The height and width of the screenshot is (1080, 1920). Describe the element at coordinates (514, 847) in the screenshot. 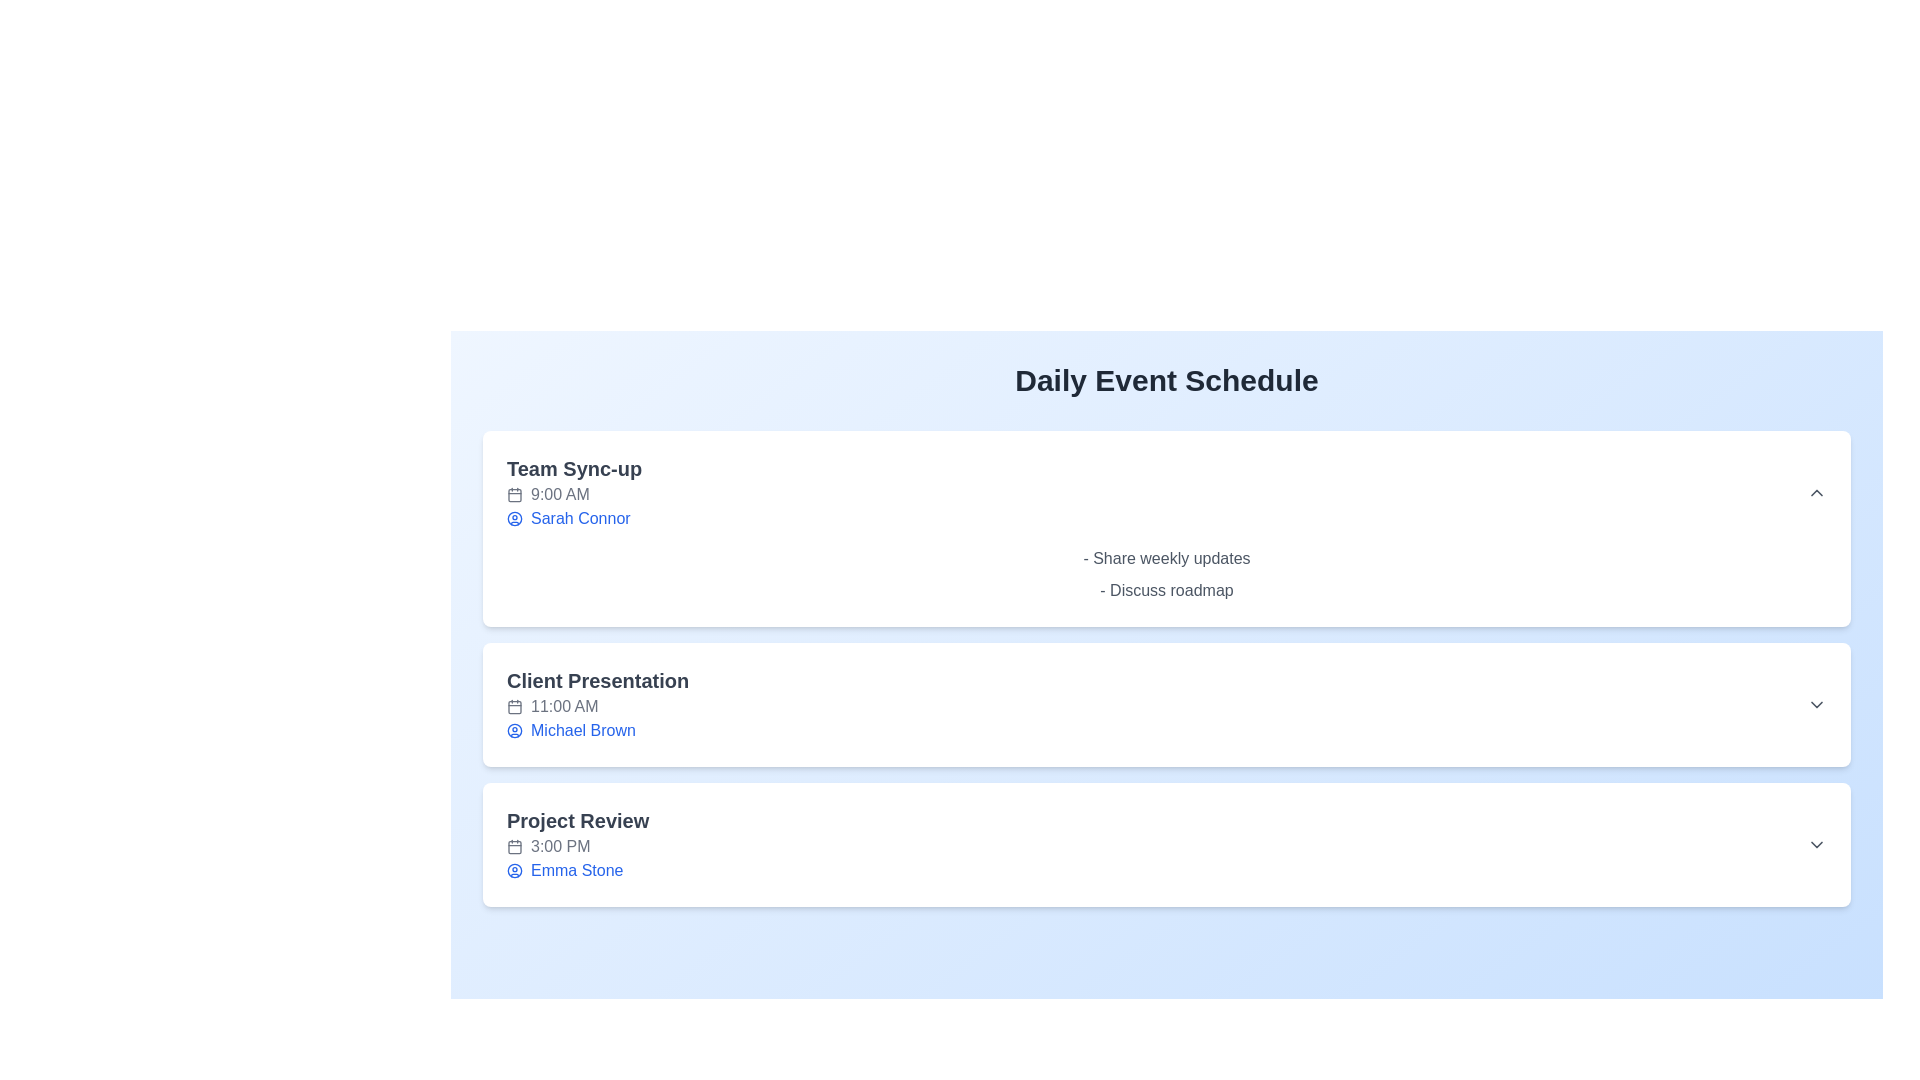

I see `the decorative element inside the calendar icon located in the third event card 'Project Review' before the time '3:00 PM'` at that location.